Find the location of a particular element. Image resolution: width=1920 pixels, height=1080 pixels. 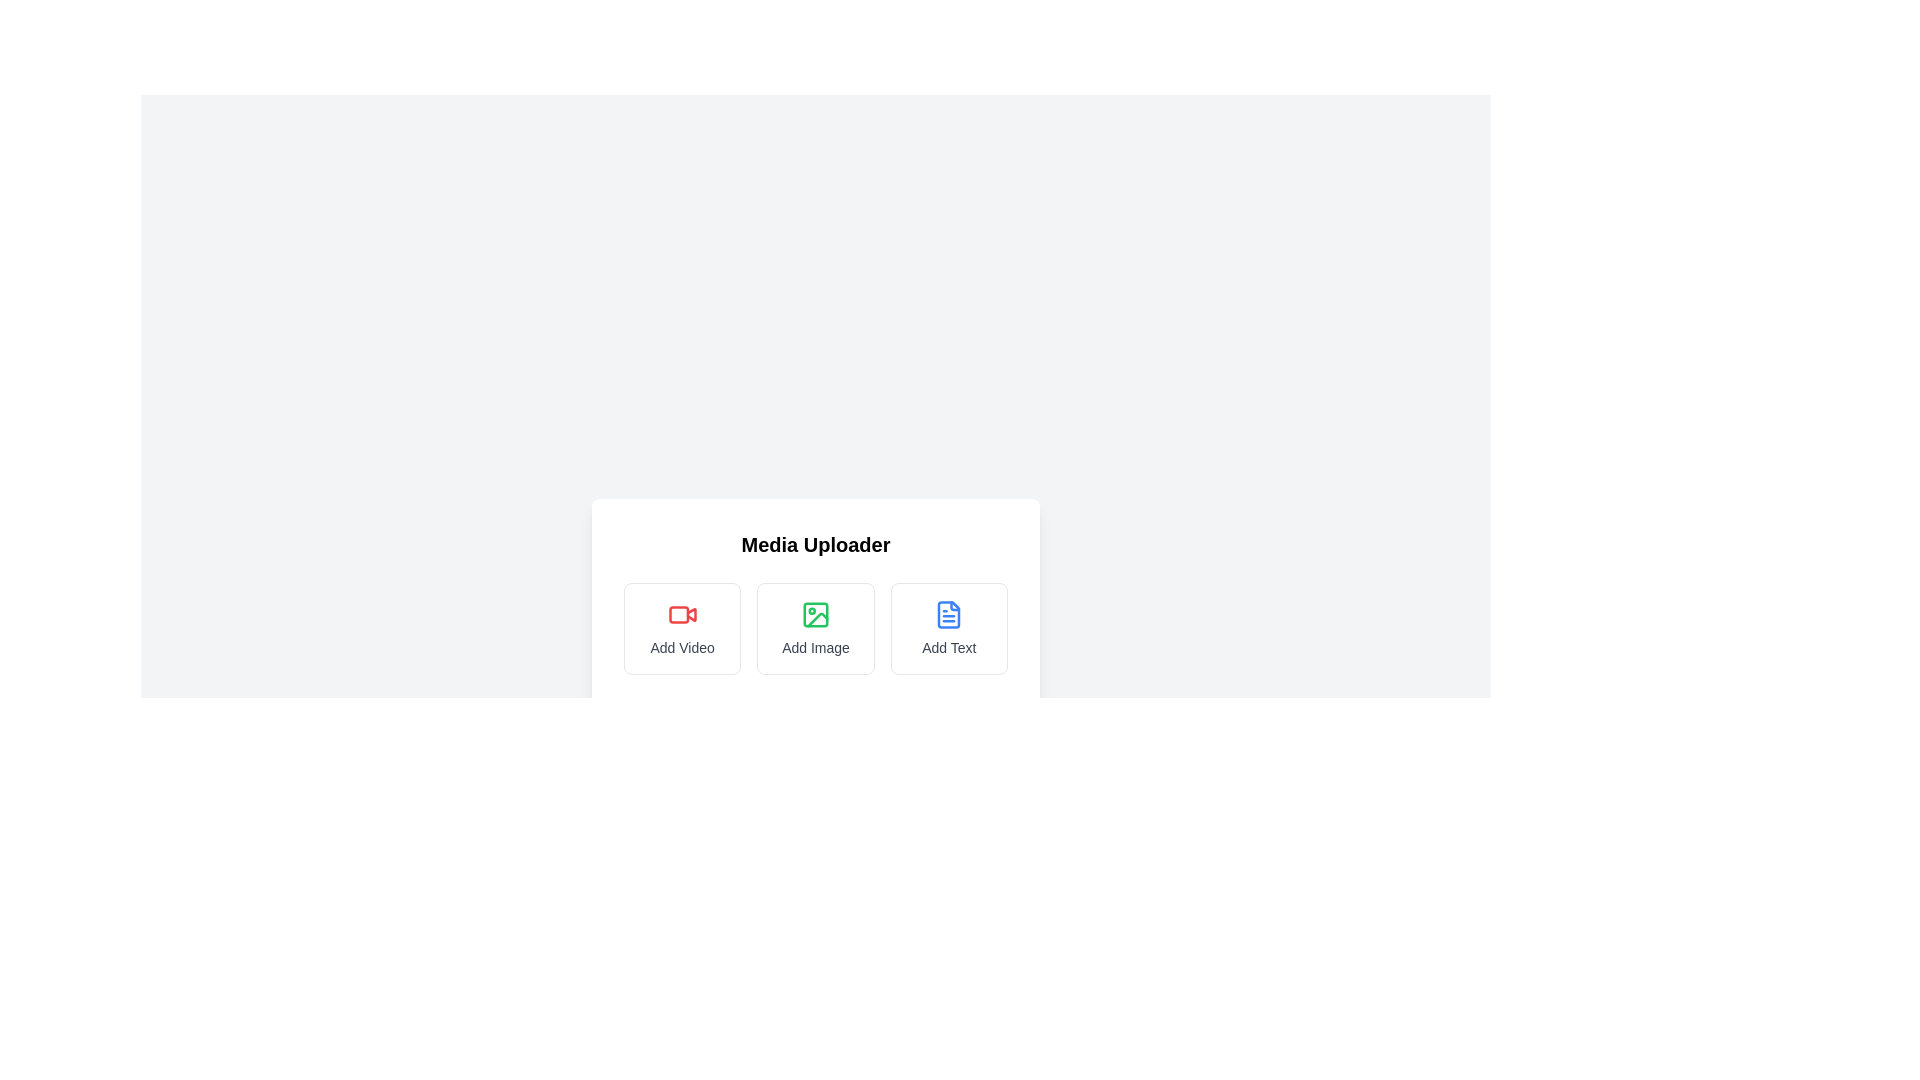

the middle button that allows users to upload or add an image for keyboard navigation is located at coordinates (816, 627).